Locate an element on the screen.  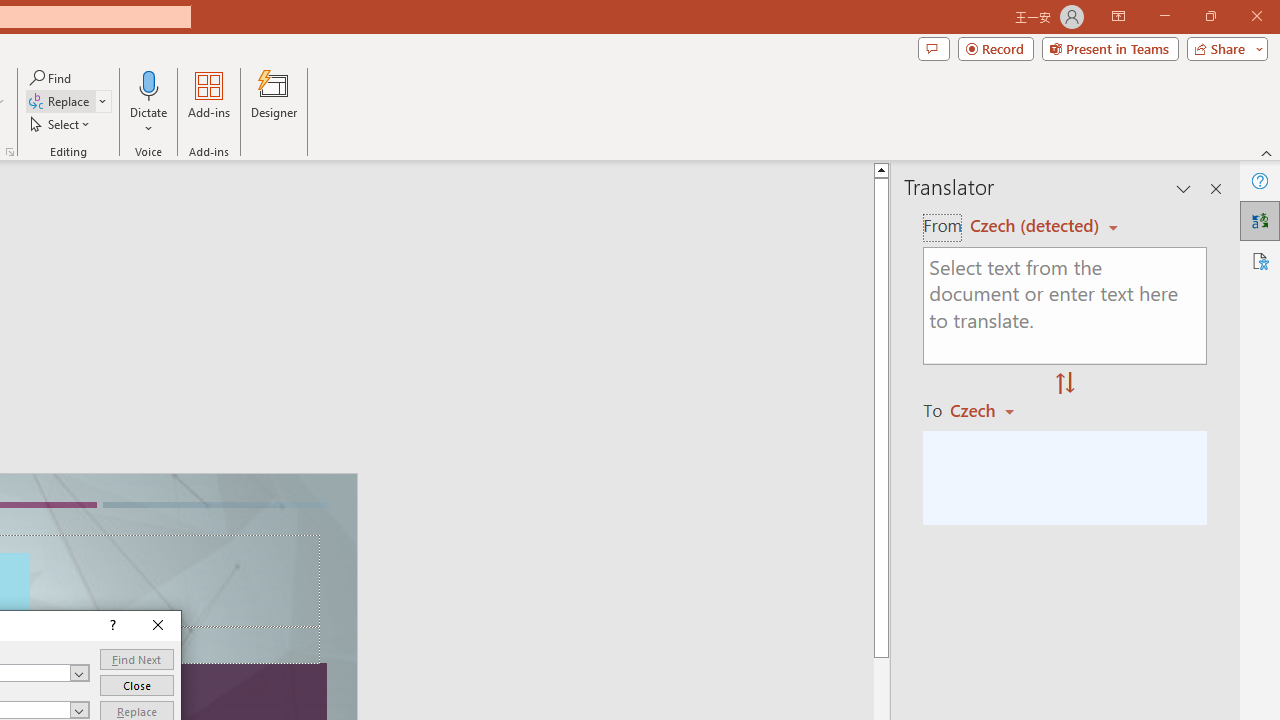
'Swap "from" and "to" languages.' is located at coordinates (1064, 384).